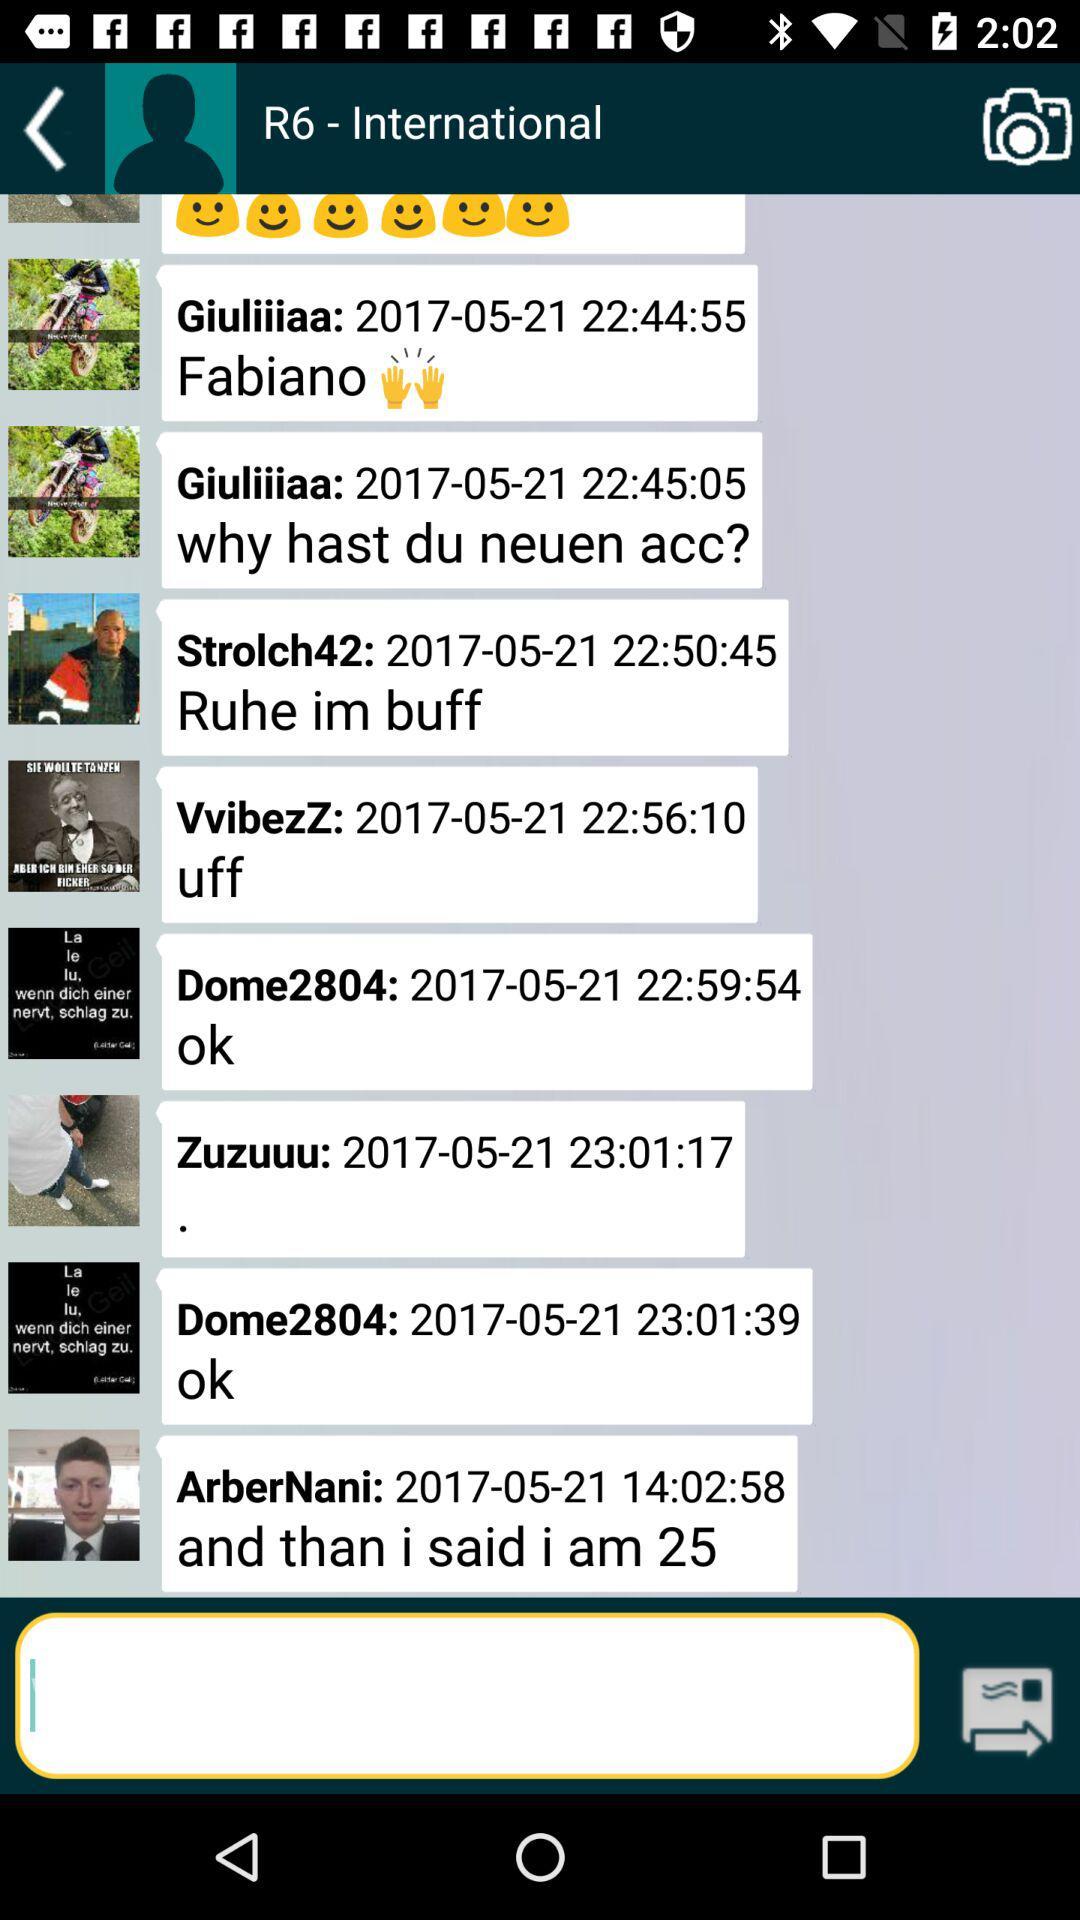 This screenshot has width=1080, height=1920. Describe the element at coordinates (472, 677) in the screenshot. I see `app above vvibezz 2017 05 icon` at that location.